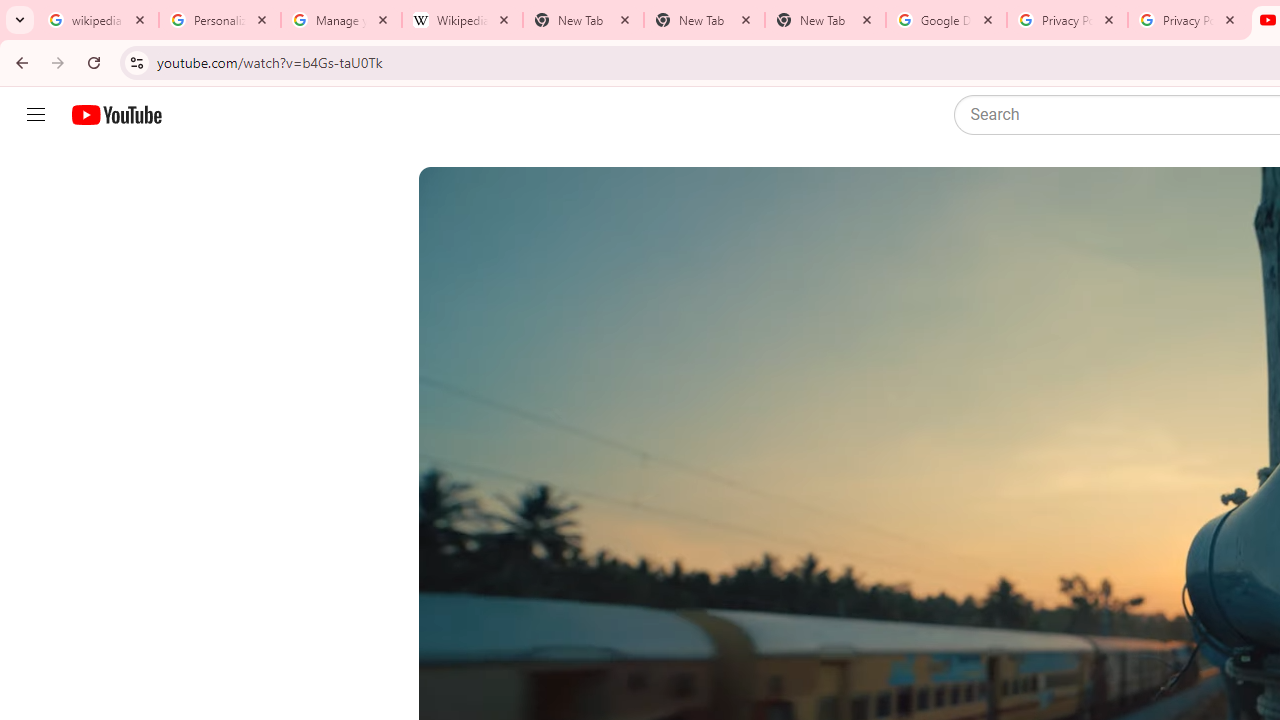 The height and width of the screenshot is (720, 1280). What do you see at coordinates (945, 20) in the screenshot?
I see `'Google Drive: Sign-in'` at bounding box center [945, 20].